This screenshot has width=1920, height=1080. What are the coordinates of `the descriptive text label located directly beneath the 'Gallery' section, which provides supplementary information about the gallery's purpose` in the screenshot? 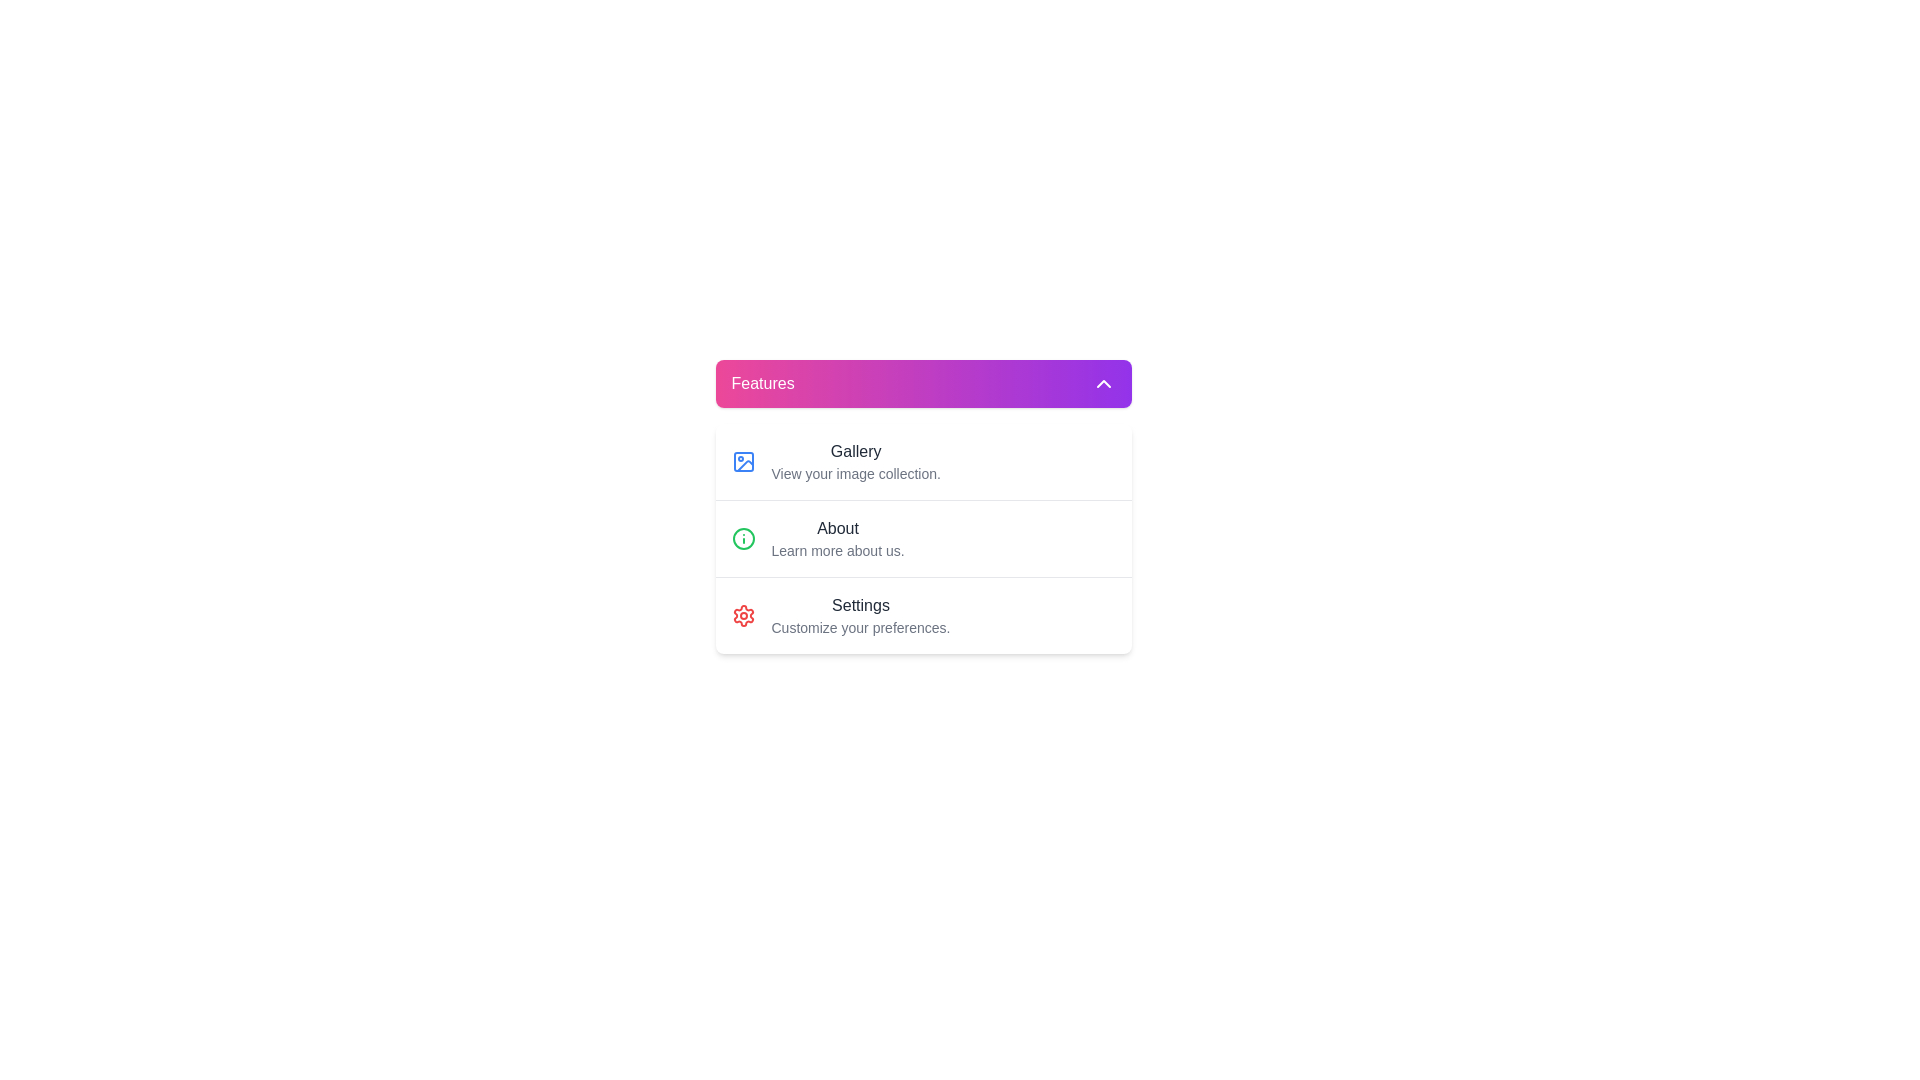 It's located at (856, 474).